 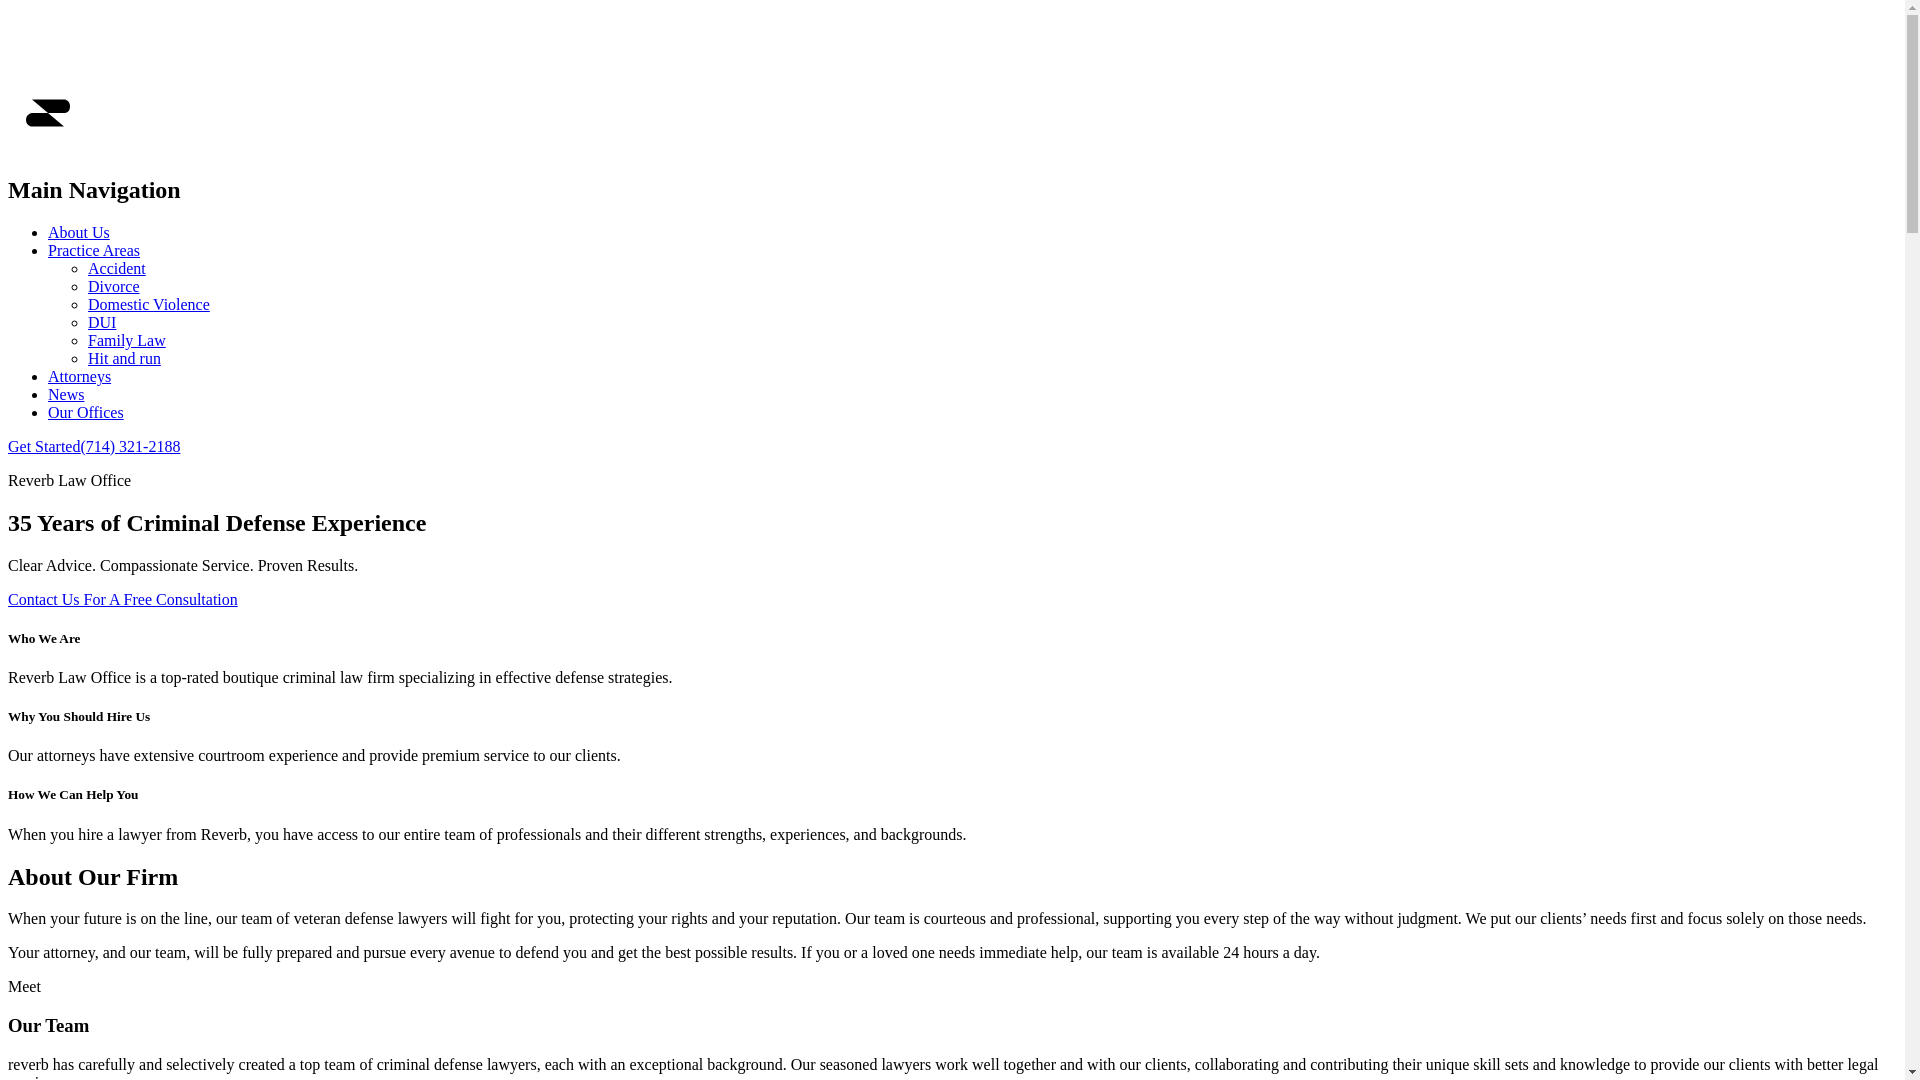 What do you see at coordinates (147, 304) in the screenshot?
I see `'Domestic Violence'` at bounding box center [147, 304].